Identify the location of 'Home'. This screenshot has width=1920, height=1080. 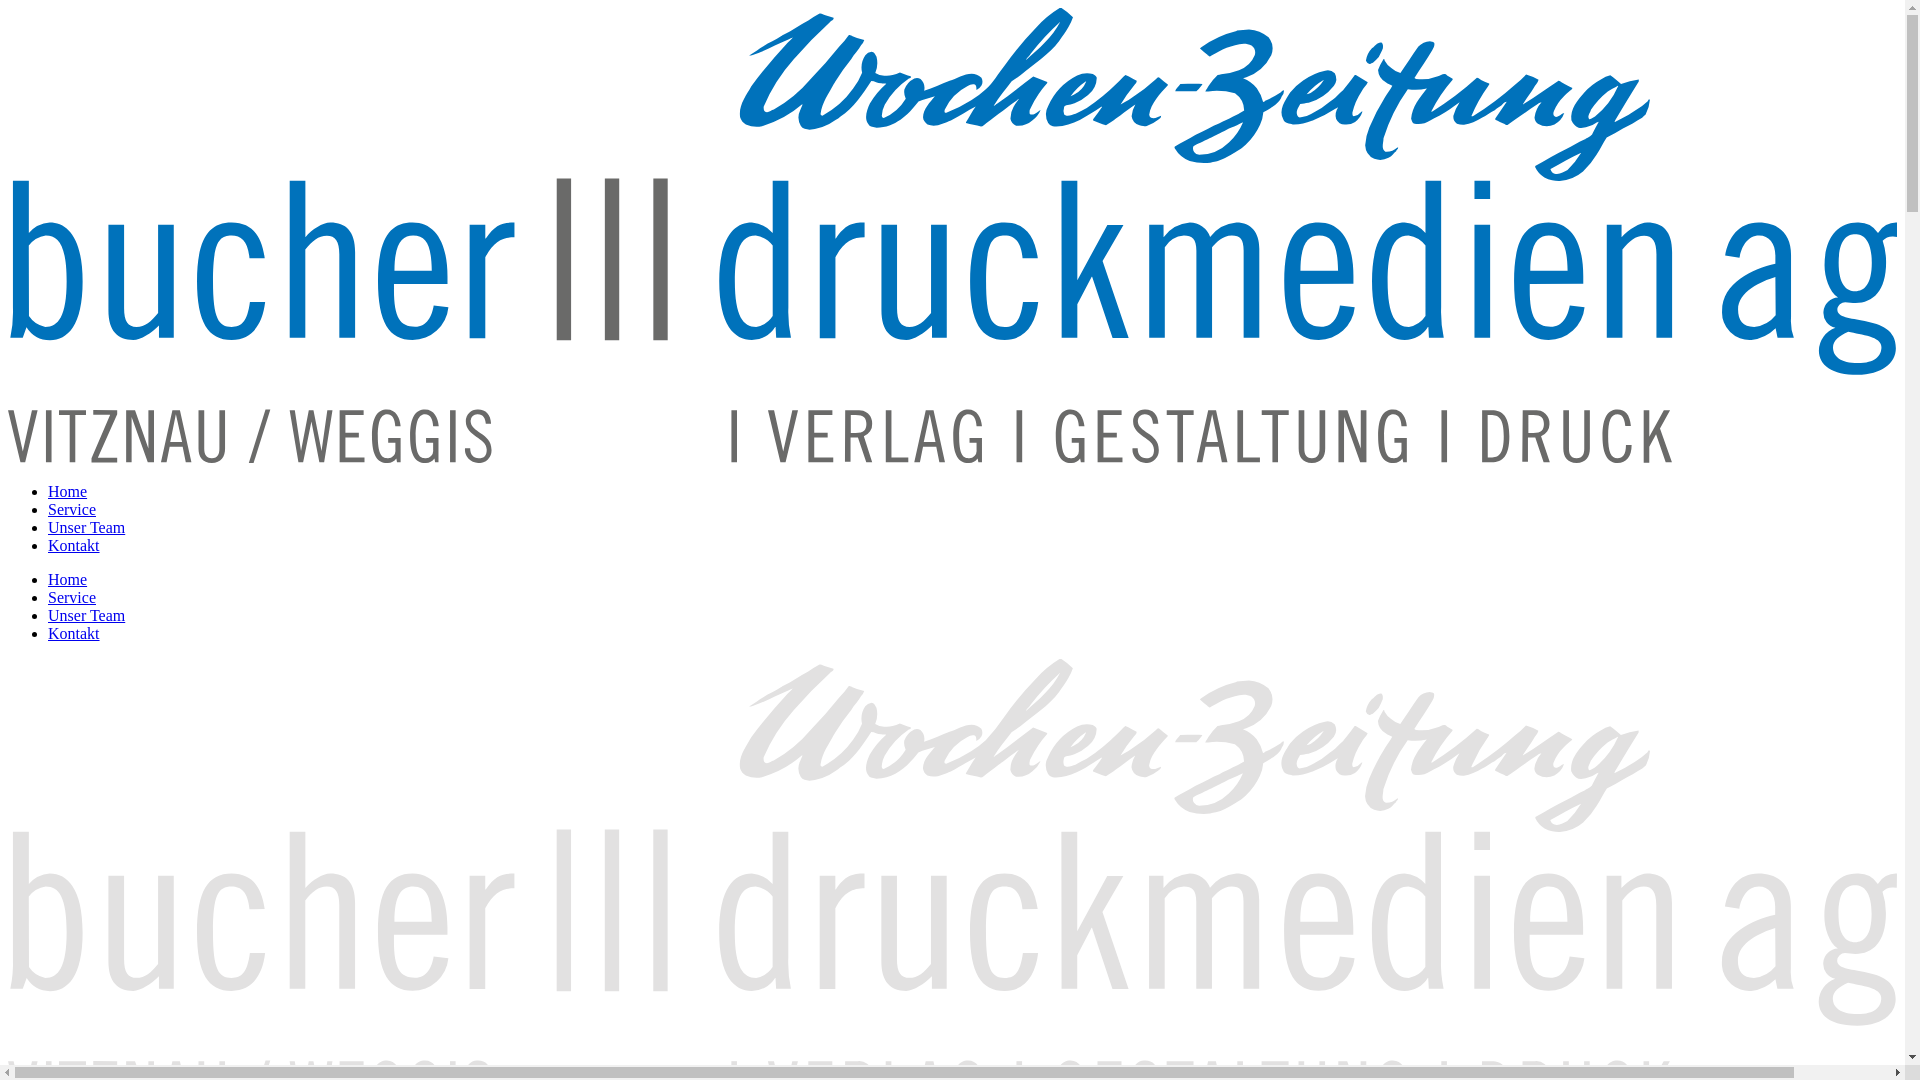
(67, 491).